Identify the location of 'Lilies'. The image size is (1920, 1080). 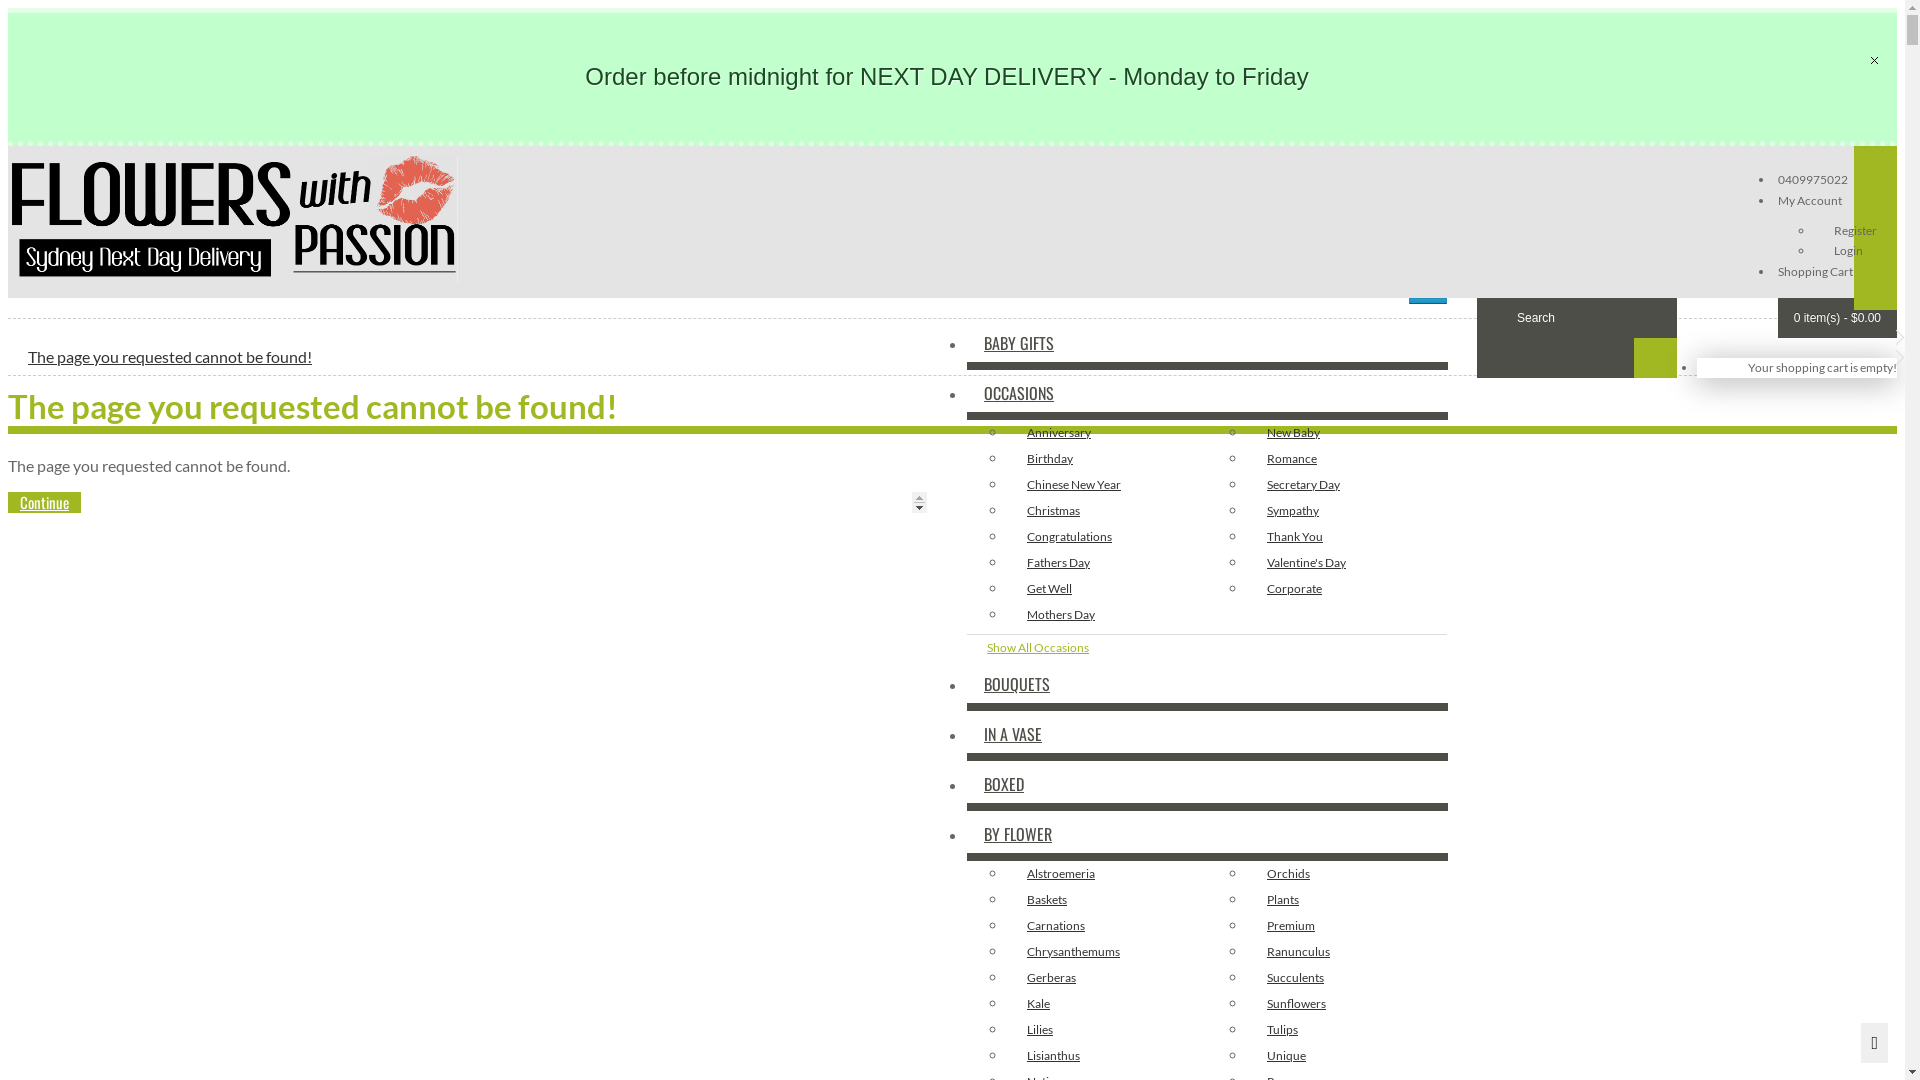
(1106, 1029).